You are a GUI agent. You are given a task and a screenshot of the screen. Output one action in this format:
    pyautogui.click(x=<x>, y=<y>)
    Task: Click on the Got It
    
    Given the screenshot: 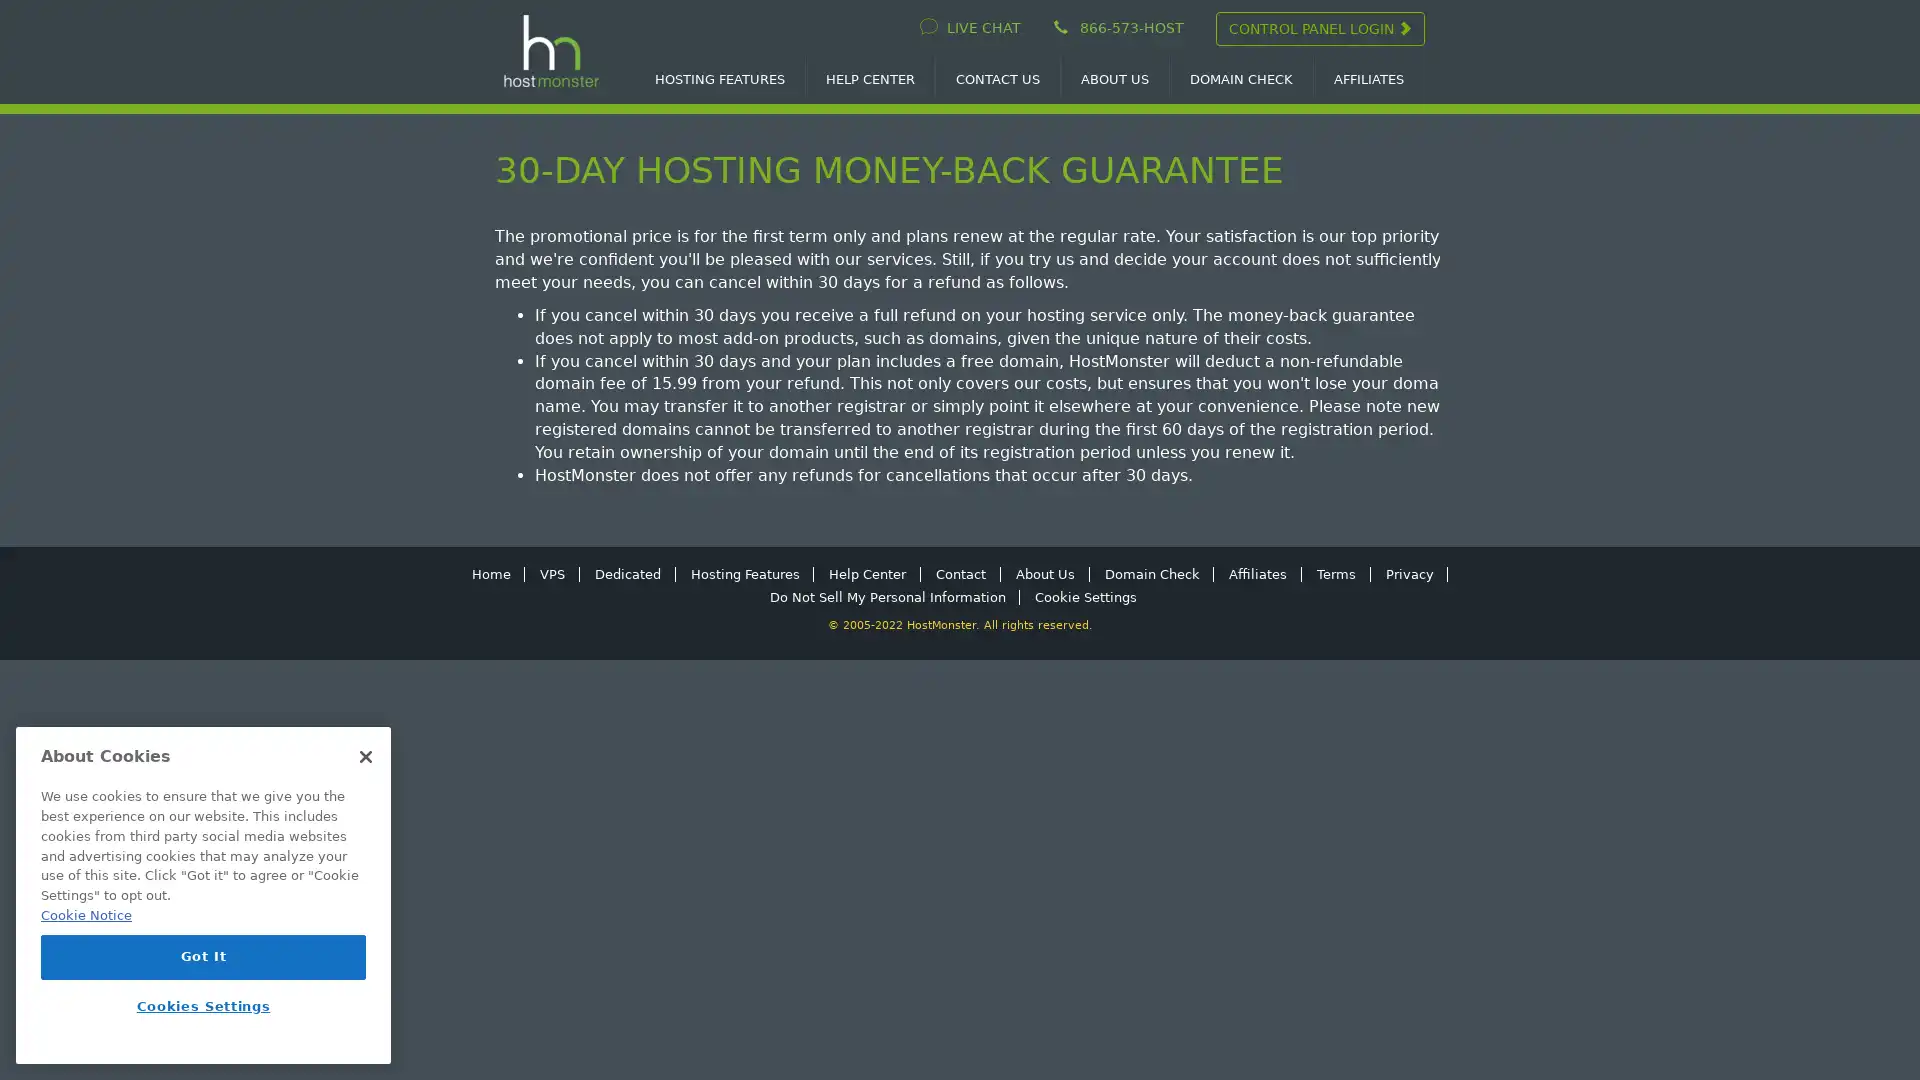 What is the action you would take?
    pyautogui.click(x=203, y=955)
    